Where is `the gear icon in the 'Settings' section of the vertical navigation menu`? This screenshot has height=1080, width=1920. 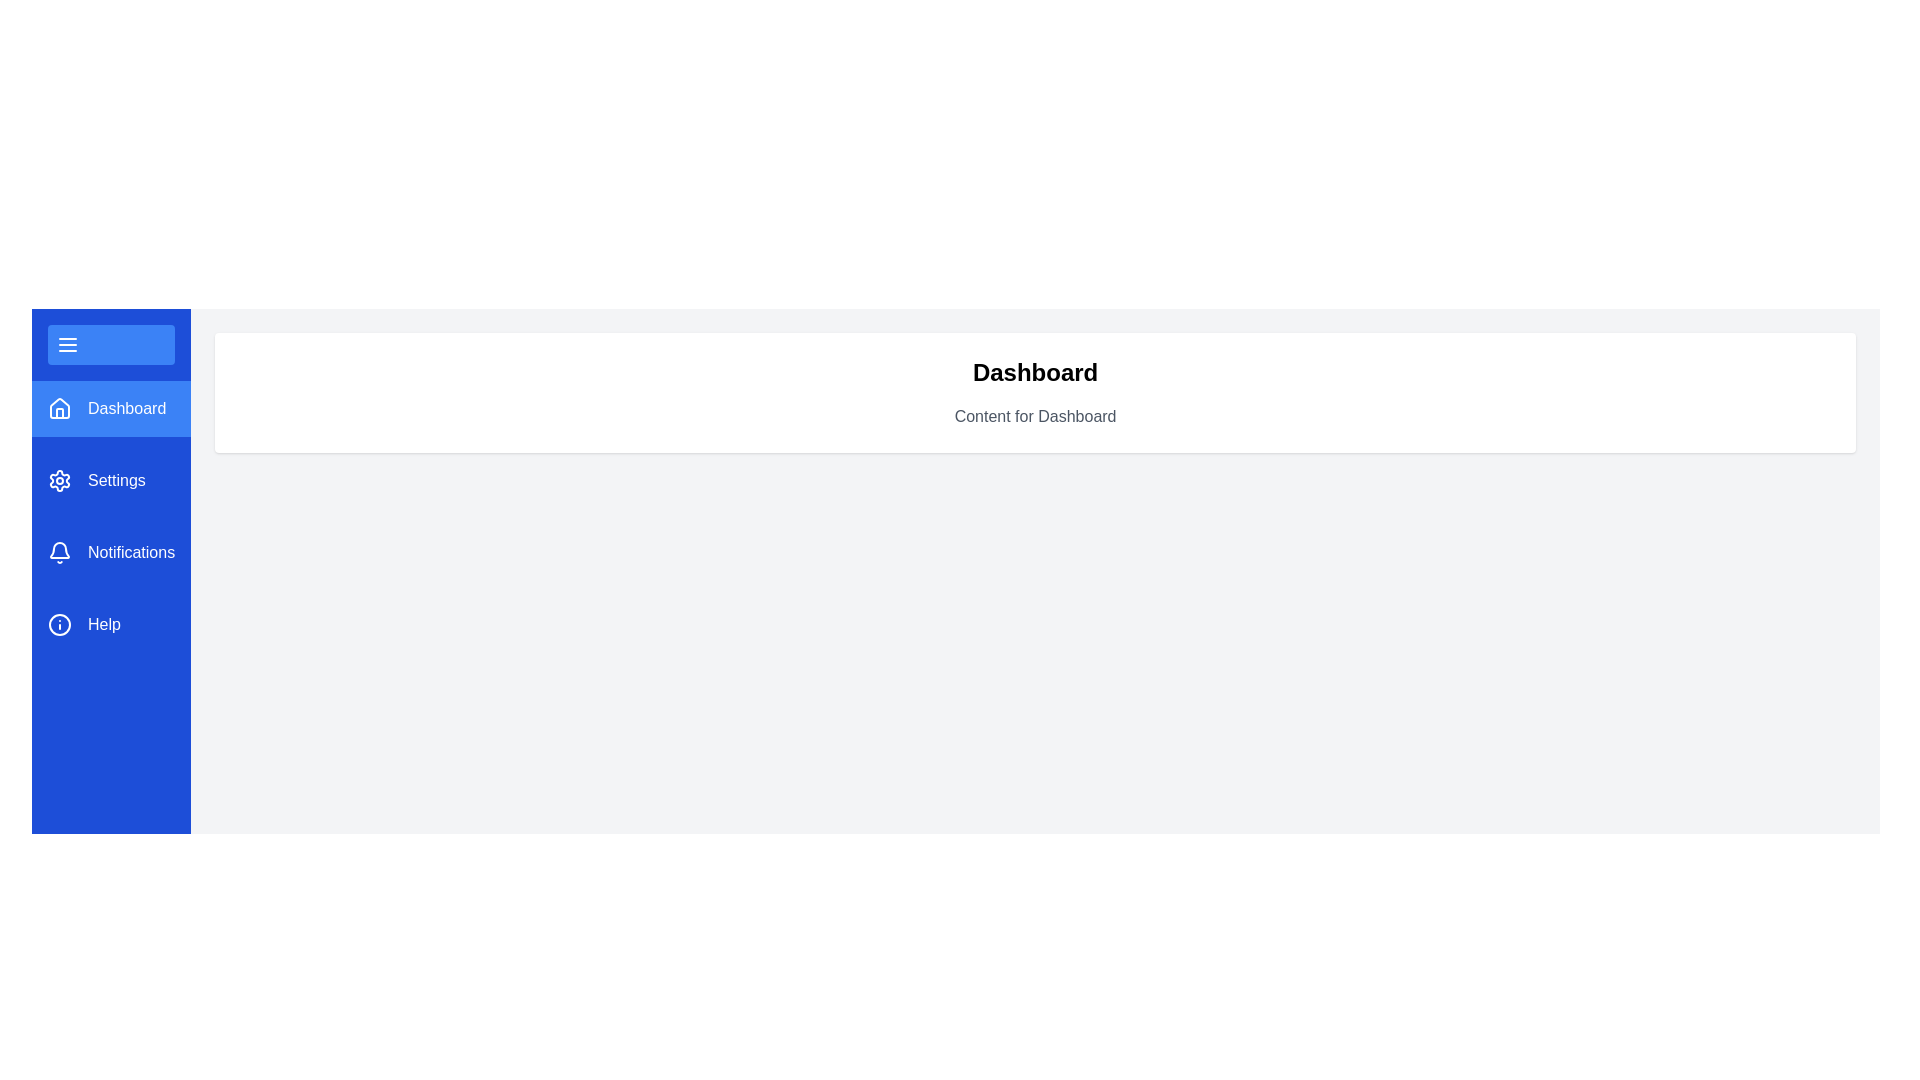
the gear icon in the 'Settings' section of the vertical navigation menu is located at coordinates (59, 481).